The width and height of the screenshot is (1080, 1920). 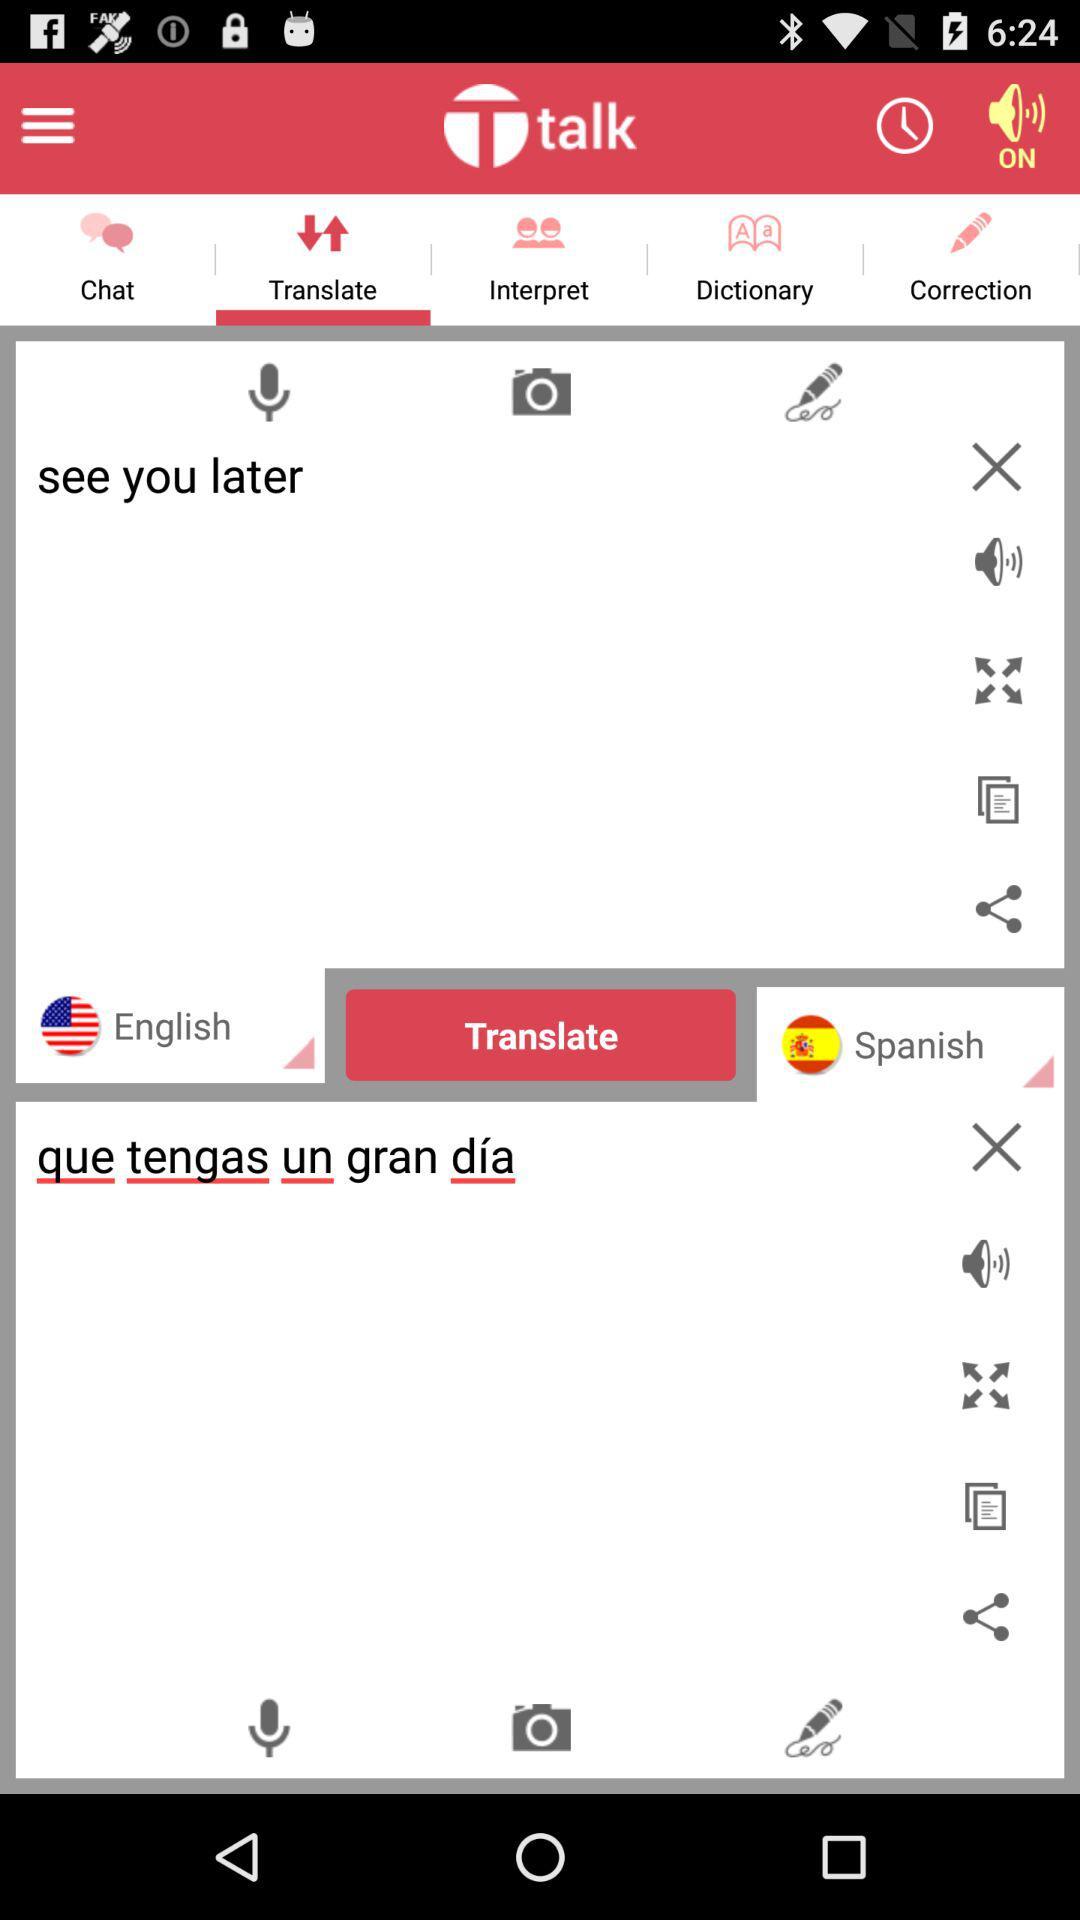 What do you see at coordinates (998, 907) in the screenshot?
I see `share translation` at bounding box center [998, 907].